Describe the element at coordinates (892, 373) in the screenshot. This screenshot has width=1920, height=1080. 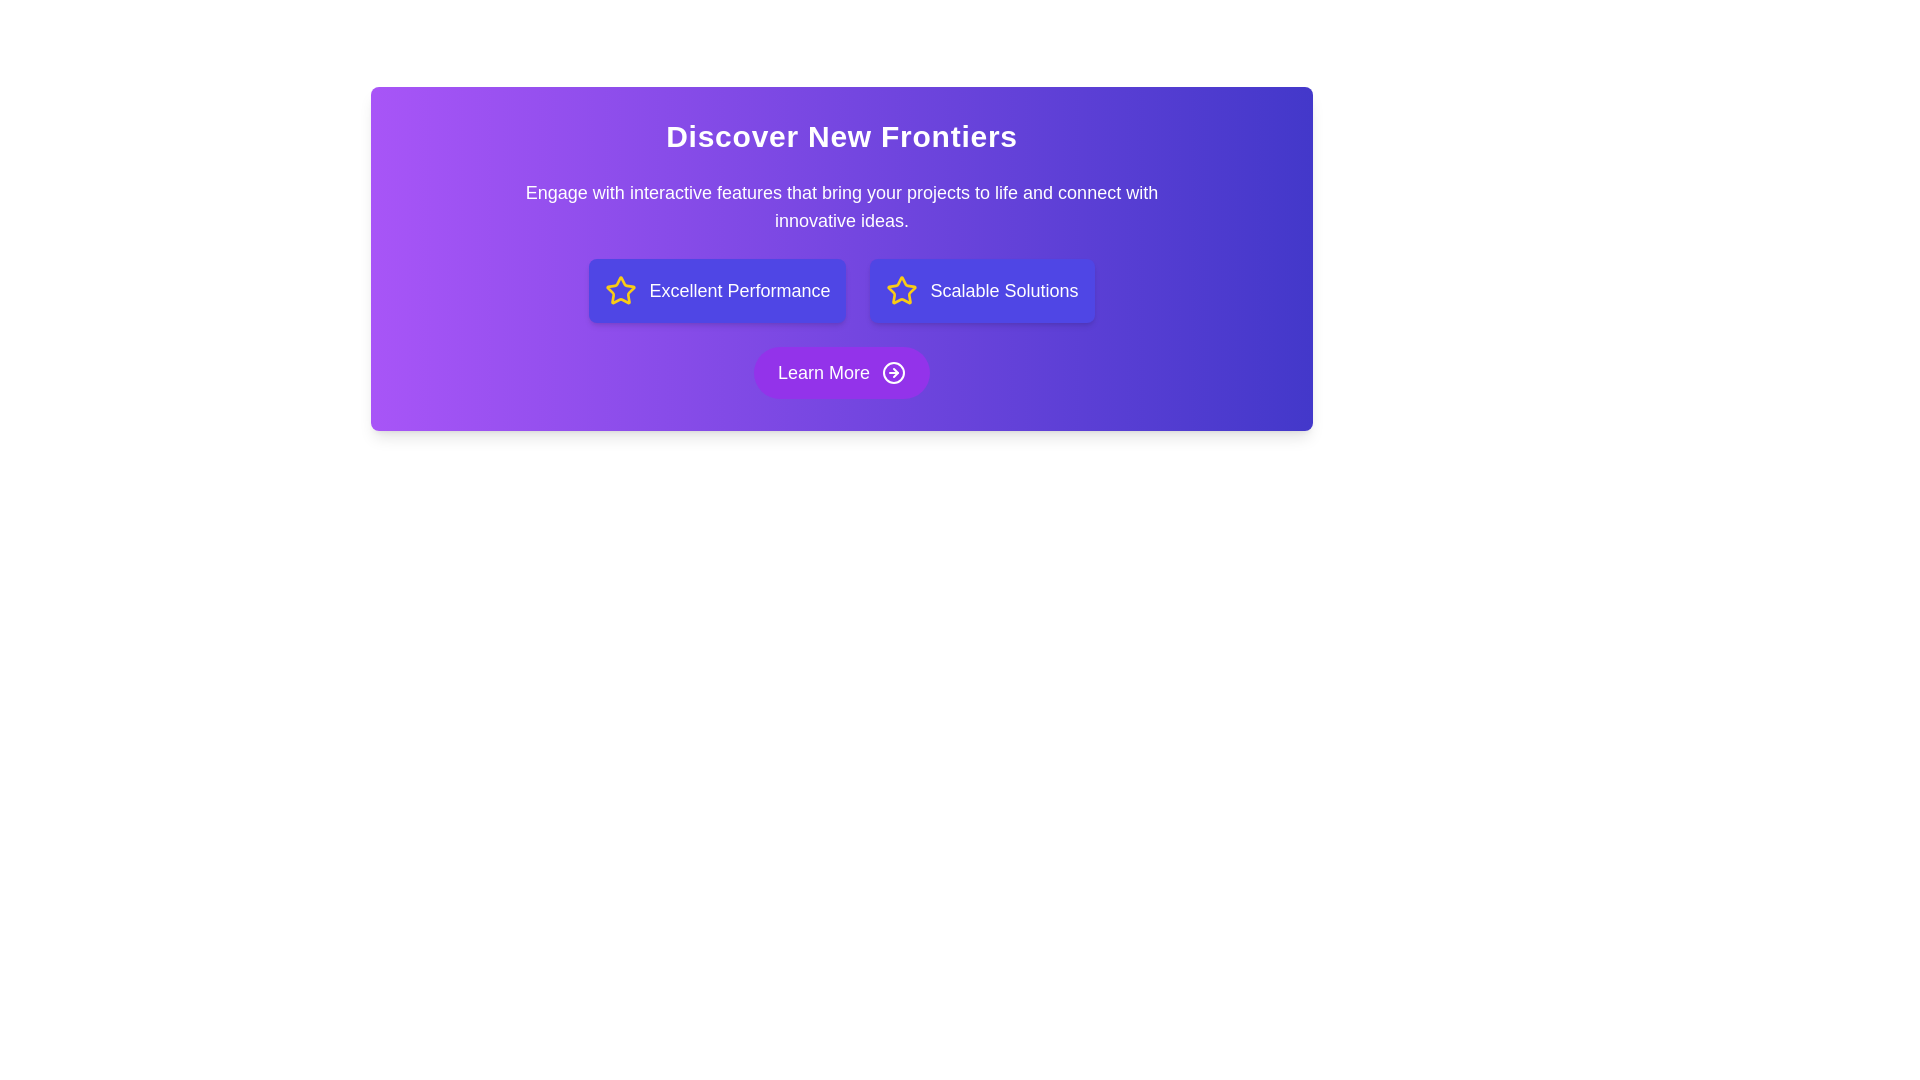
I see `the circular graphic element that forms part of the icon resembling a right-facing arrow, located near the 'Learn More' text button under the purple gradient header` at that location.